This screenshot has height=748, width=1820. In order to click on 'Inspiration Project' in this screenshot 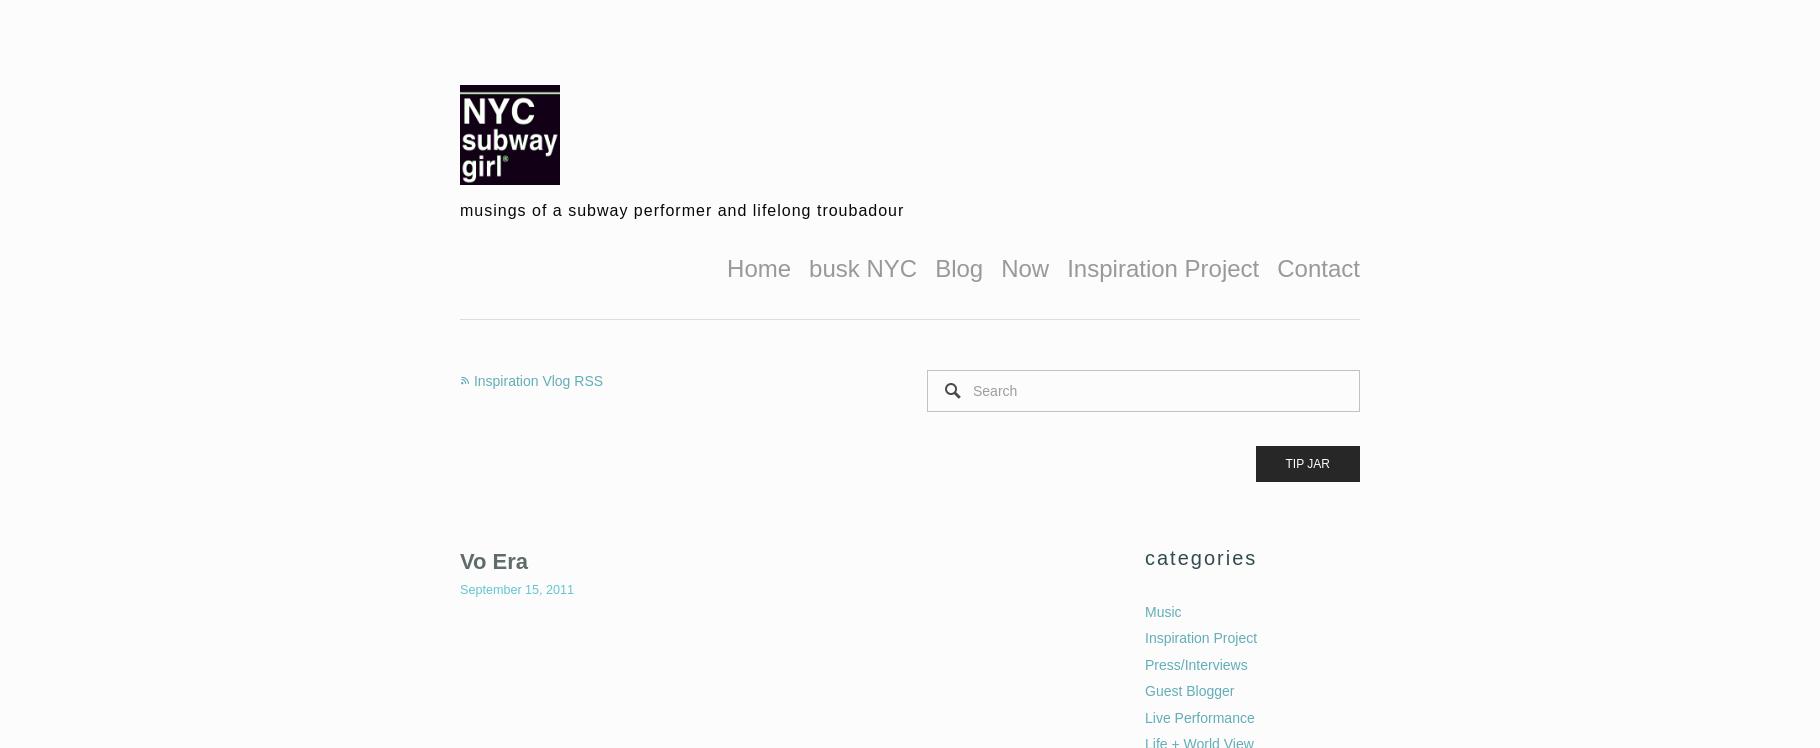, I will do `click(1144, 636)`.